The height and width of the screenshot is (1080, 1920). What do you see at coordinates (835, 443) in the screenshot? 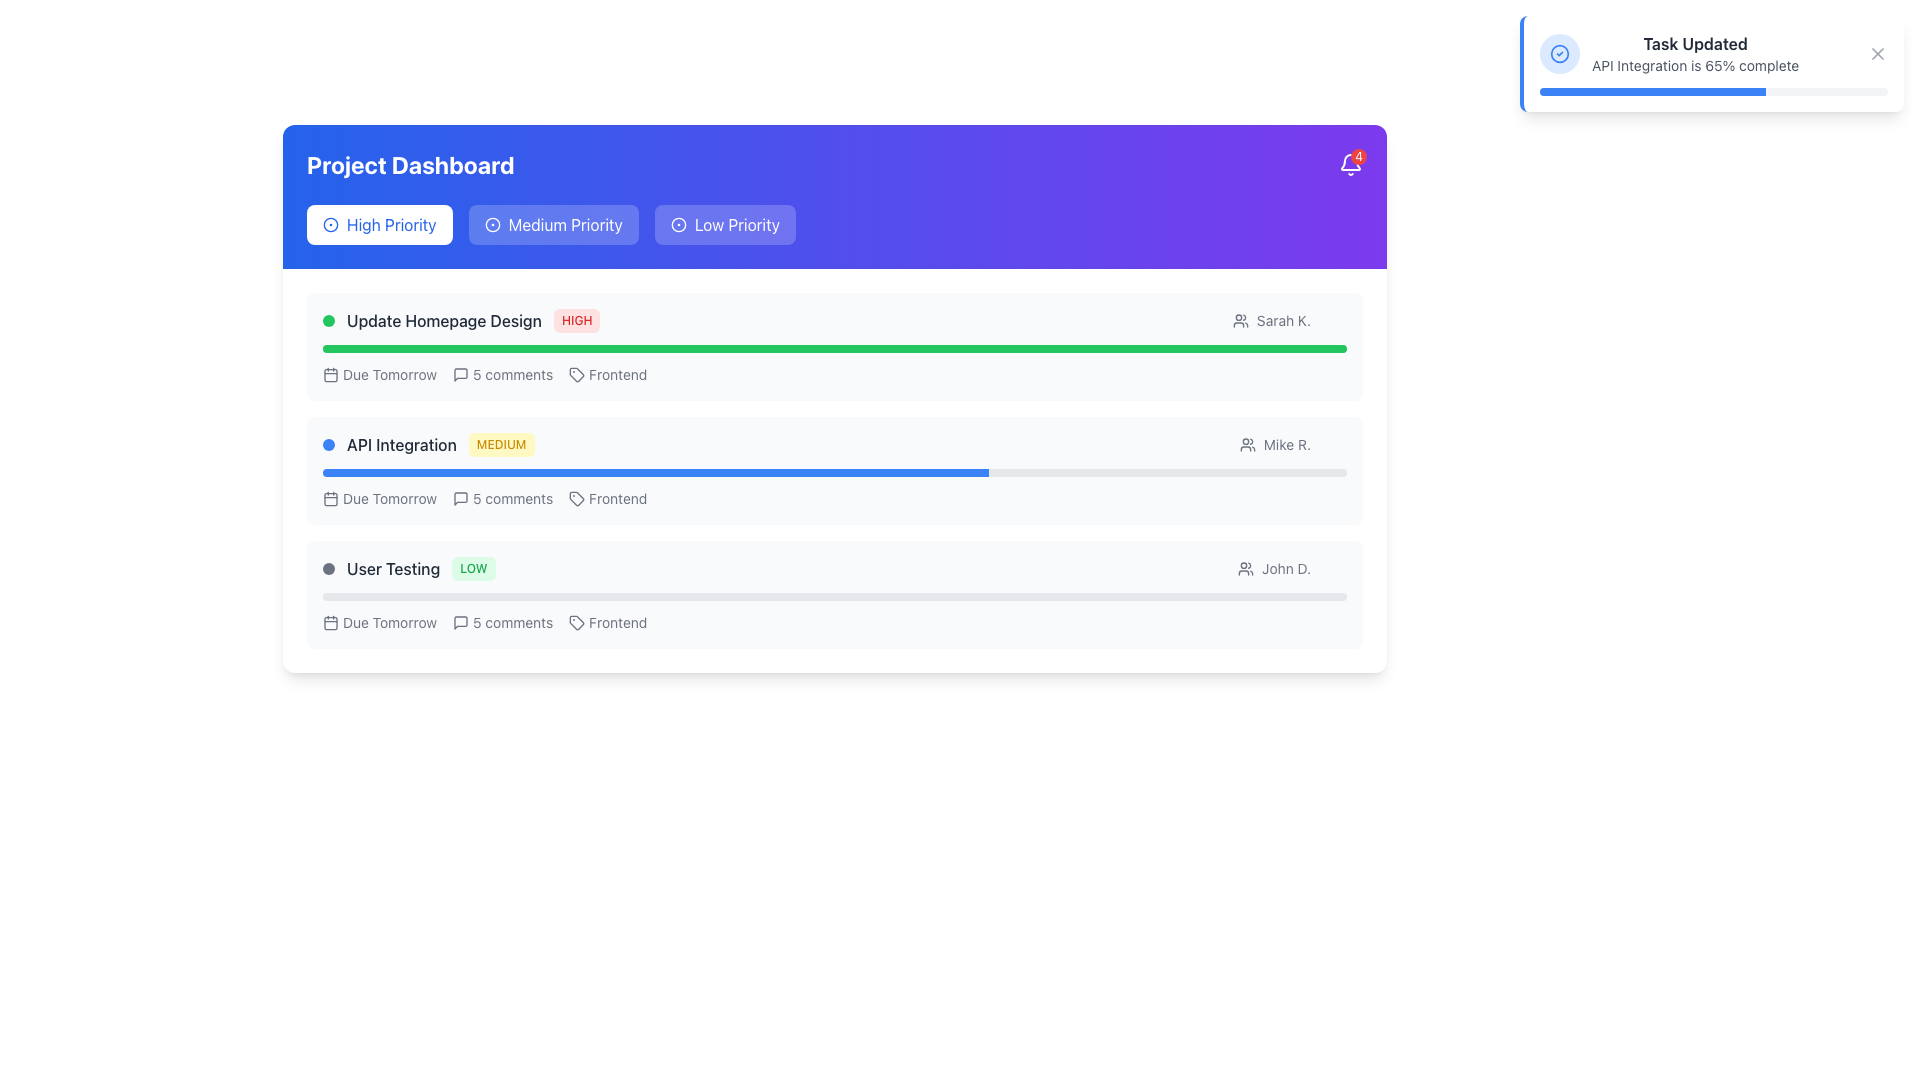
I see `the task entry element for 'API Integration' in the project management dashboard, which is the second row in the list of tasks` at bounding box center [835, 443].